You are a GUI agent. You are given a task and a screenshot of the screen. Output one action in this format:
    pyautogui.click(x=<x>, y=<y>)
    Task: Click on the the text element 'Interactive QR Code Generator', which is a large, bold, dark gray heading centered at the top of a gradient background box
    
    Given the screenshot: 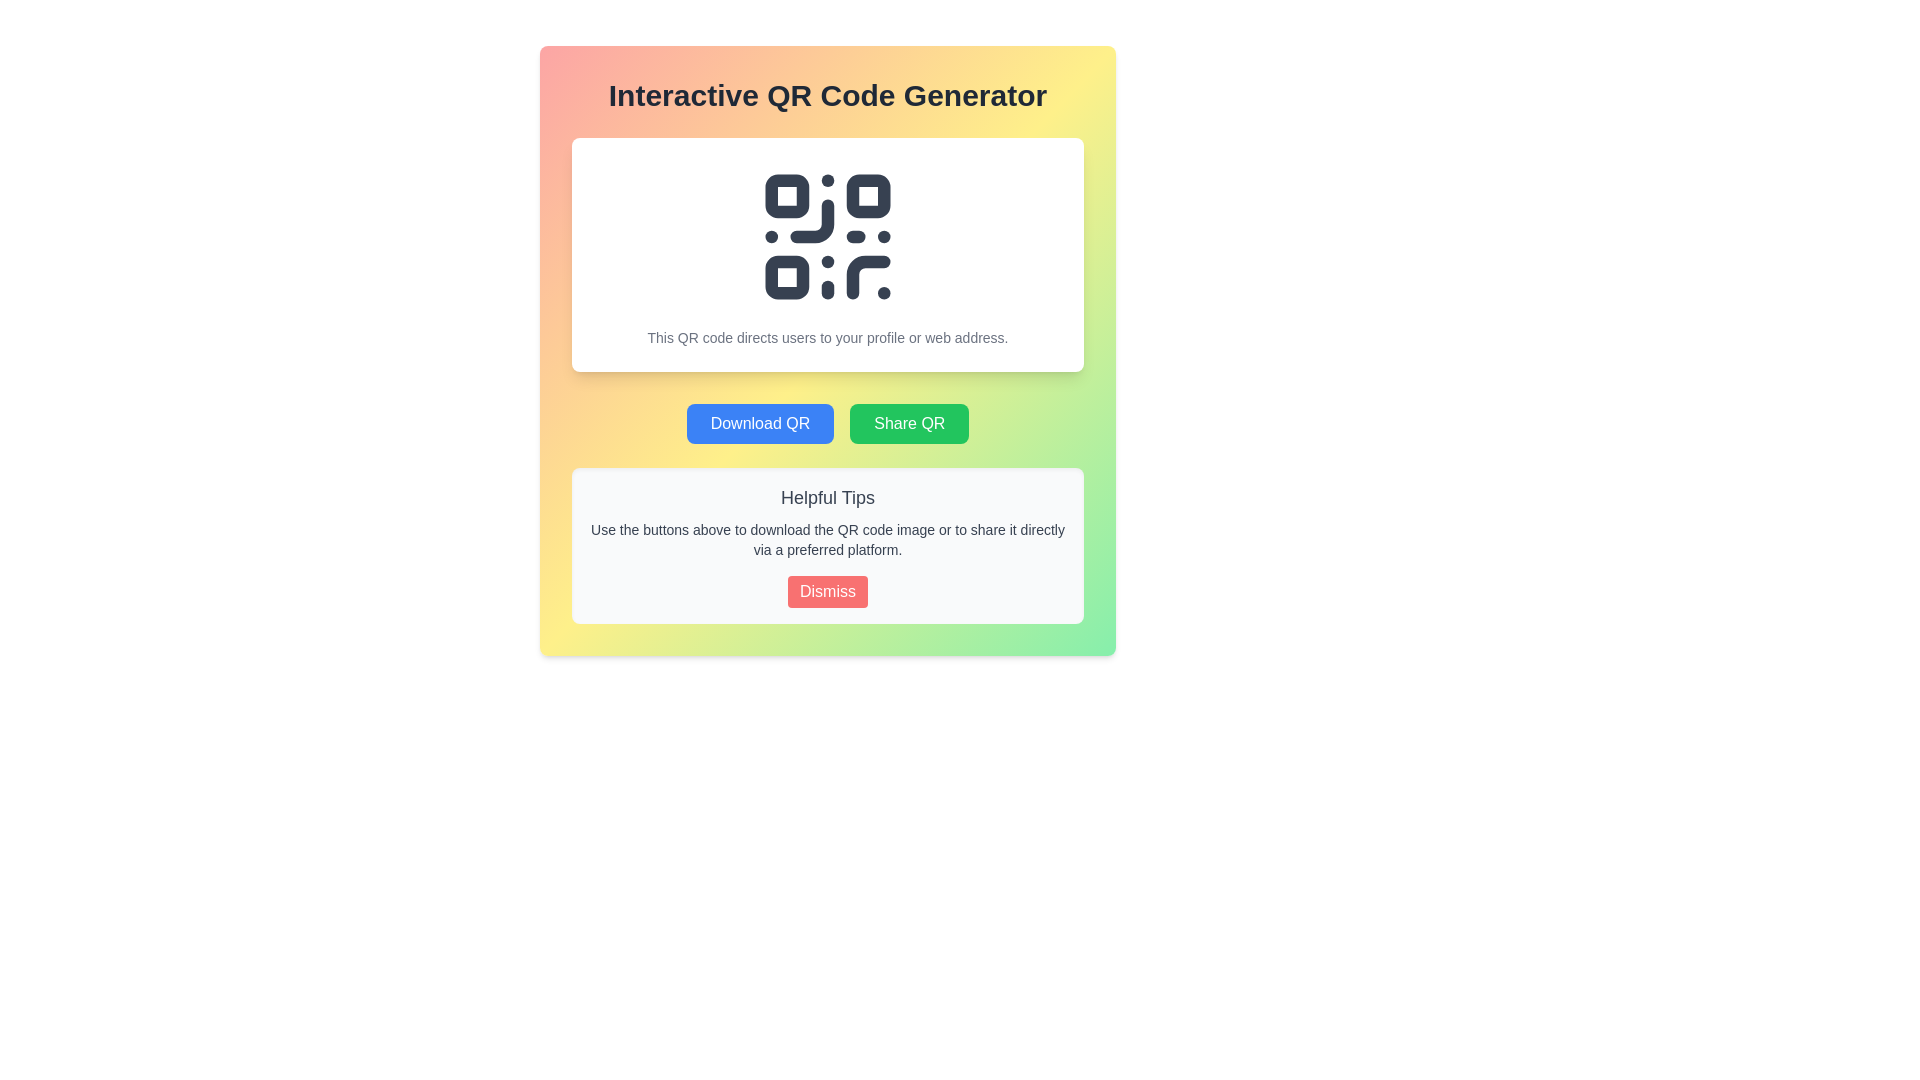 What is the action you would take?
    pyautogui.click(x=828, y=96)
    